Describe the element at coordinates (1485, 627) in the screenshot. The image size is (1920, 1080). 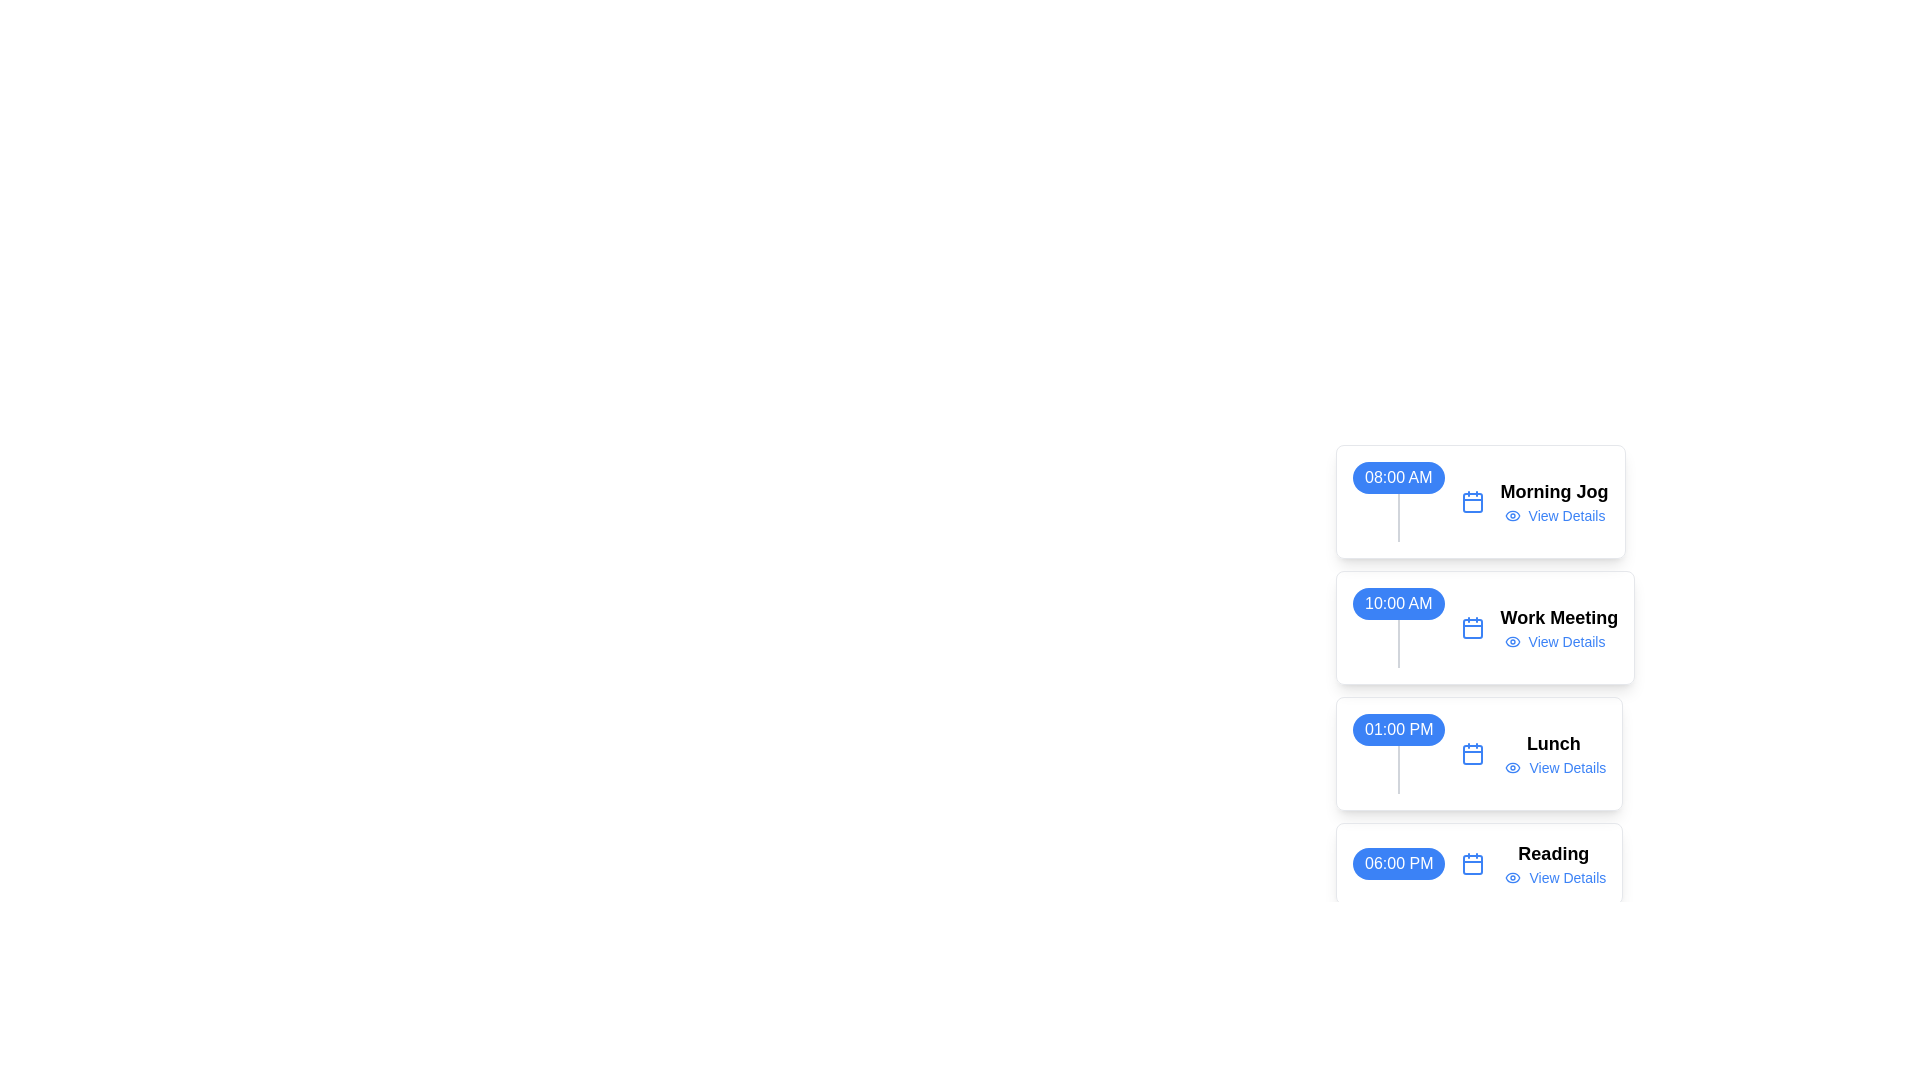
I see `the event card displaying '10:00 AM' with the label 'Work Meeting' positioned as the second item in the vertical list of events` at that location.